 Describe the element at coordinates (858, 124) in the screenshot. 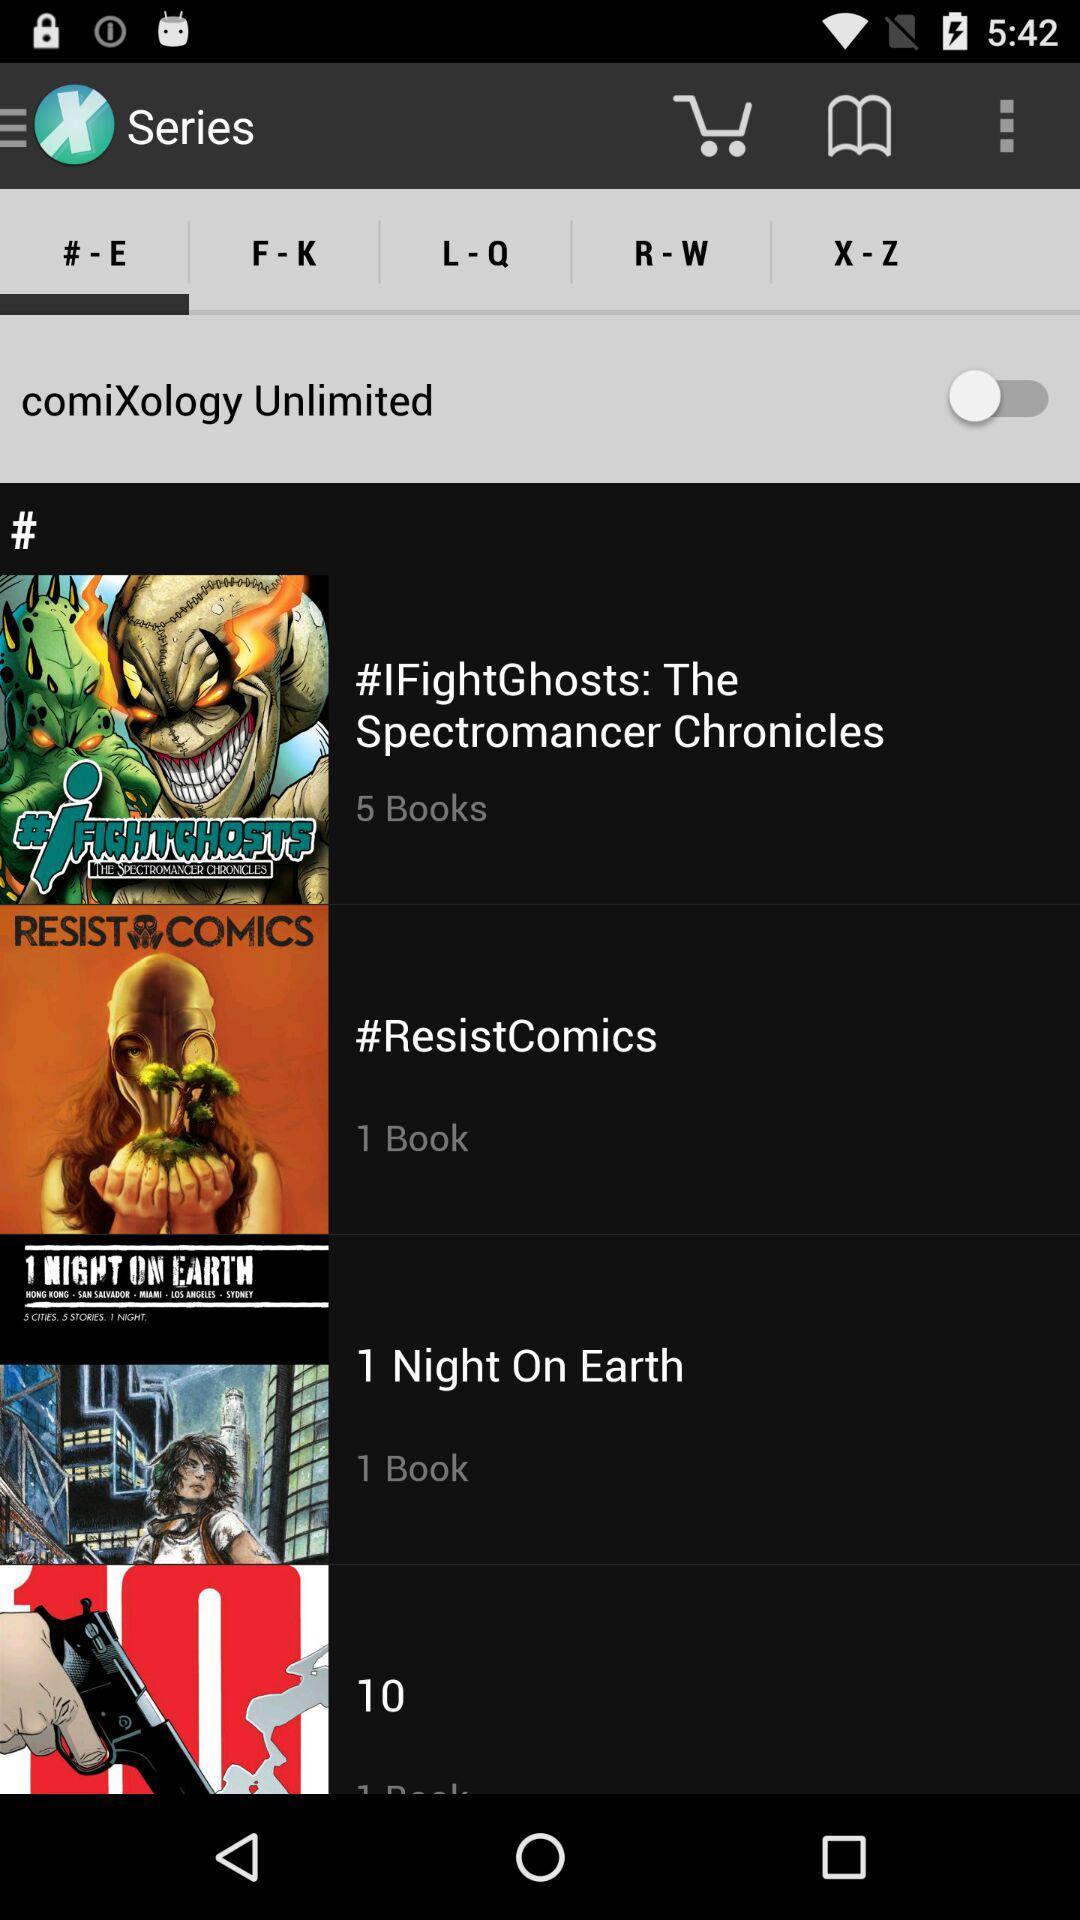

I see `item above x - z` at that location.